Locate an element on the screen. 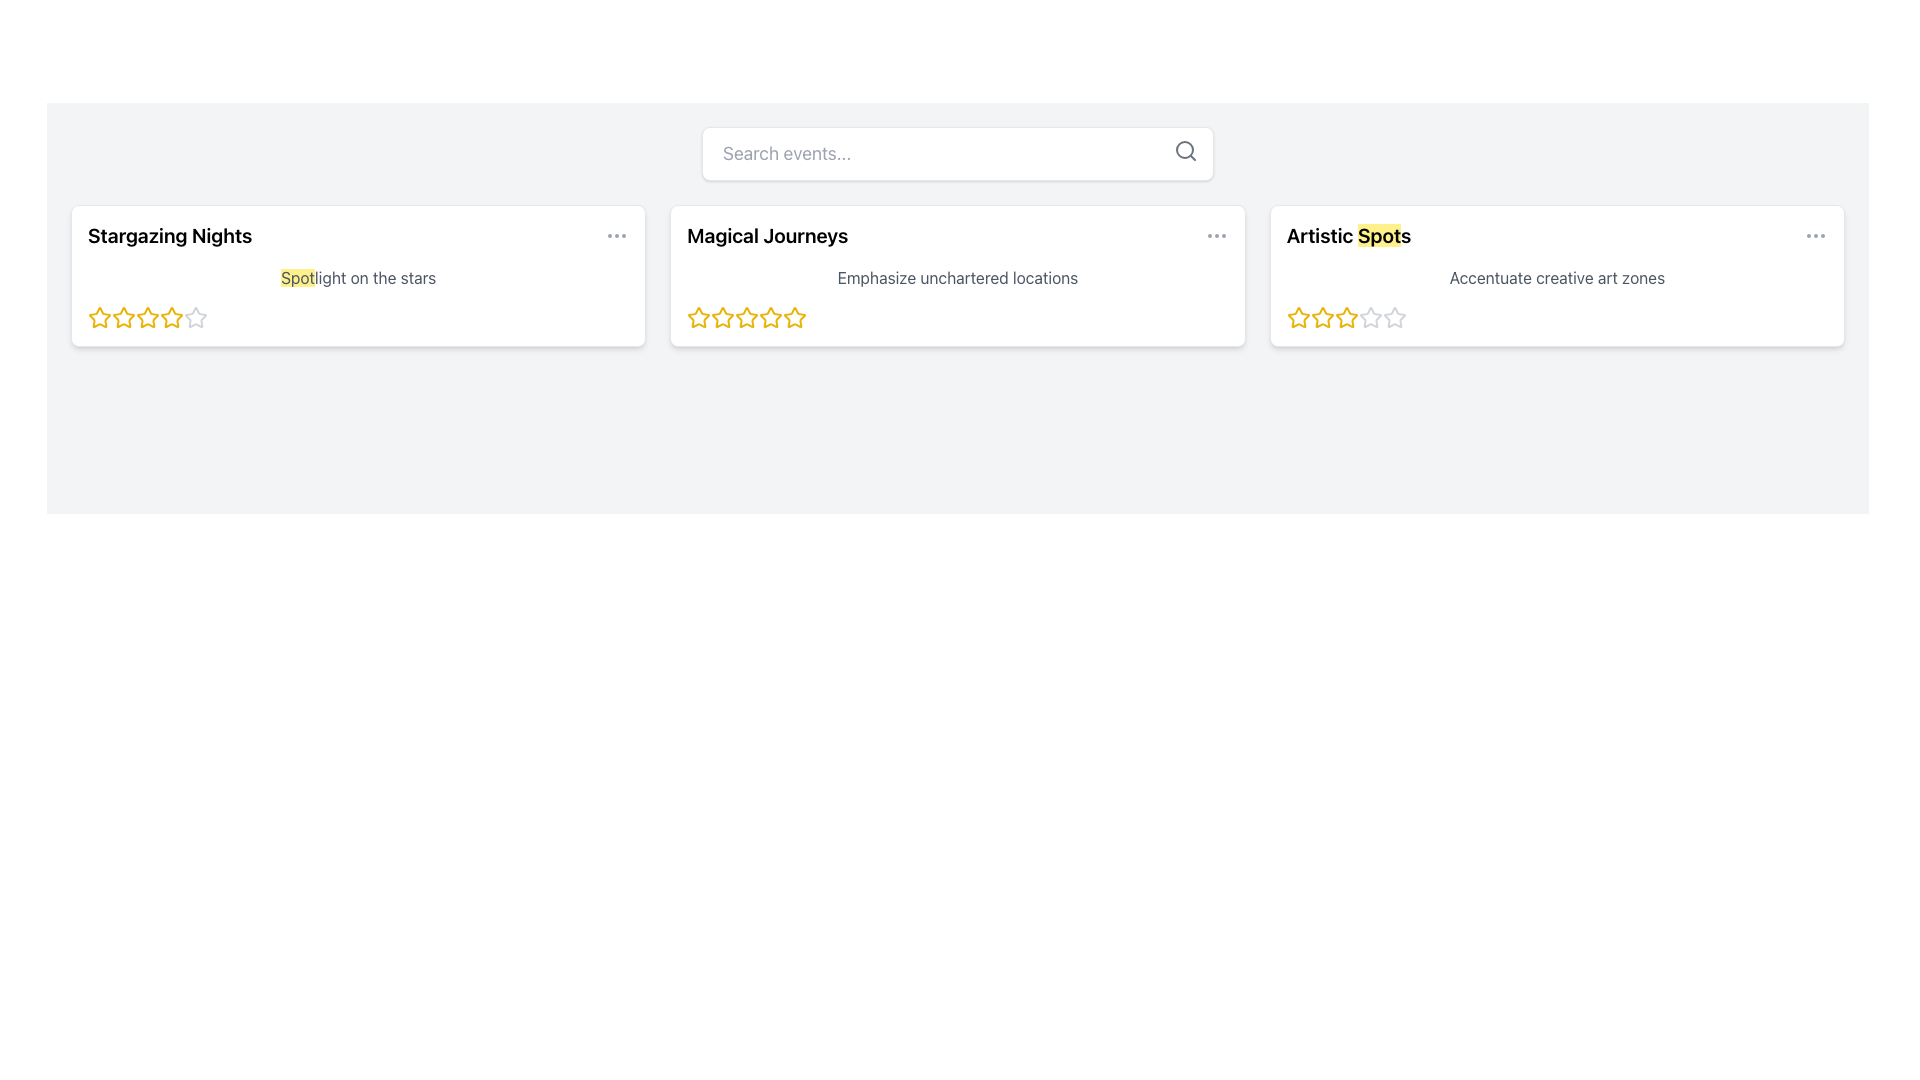 This screenshot has width=1920, height=1080. the third yellow outlined star icon in the 'Artistic Spots' card is located at coordinates (1346, 316).